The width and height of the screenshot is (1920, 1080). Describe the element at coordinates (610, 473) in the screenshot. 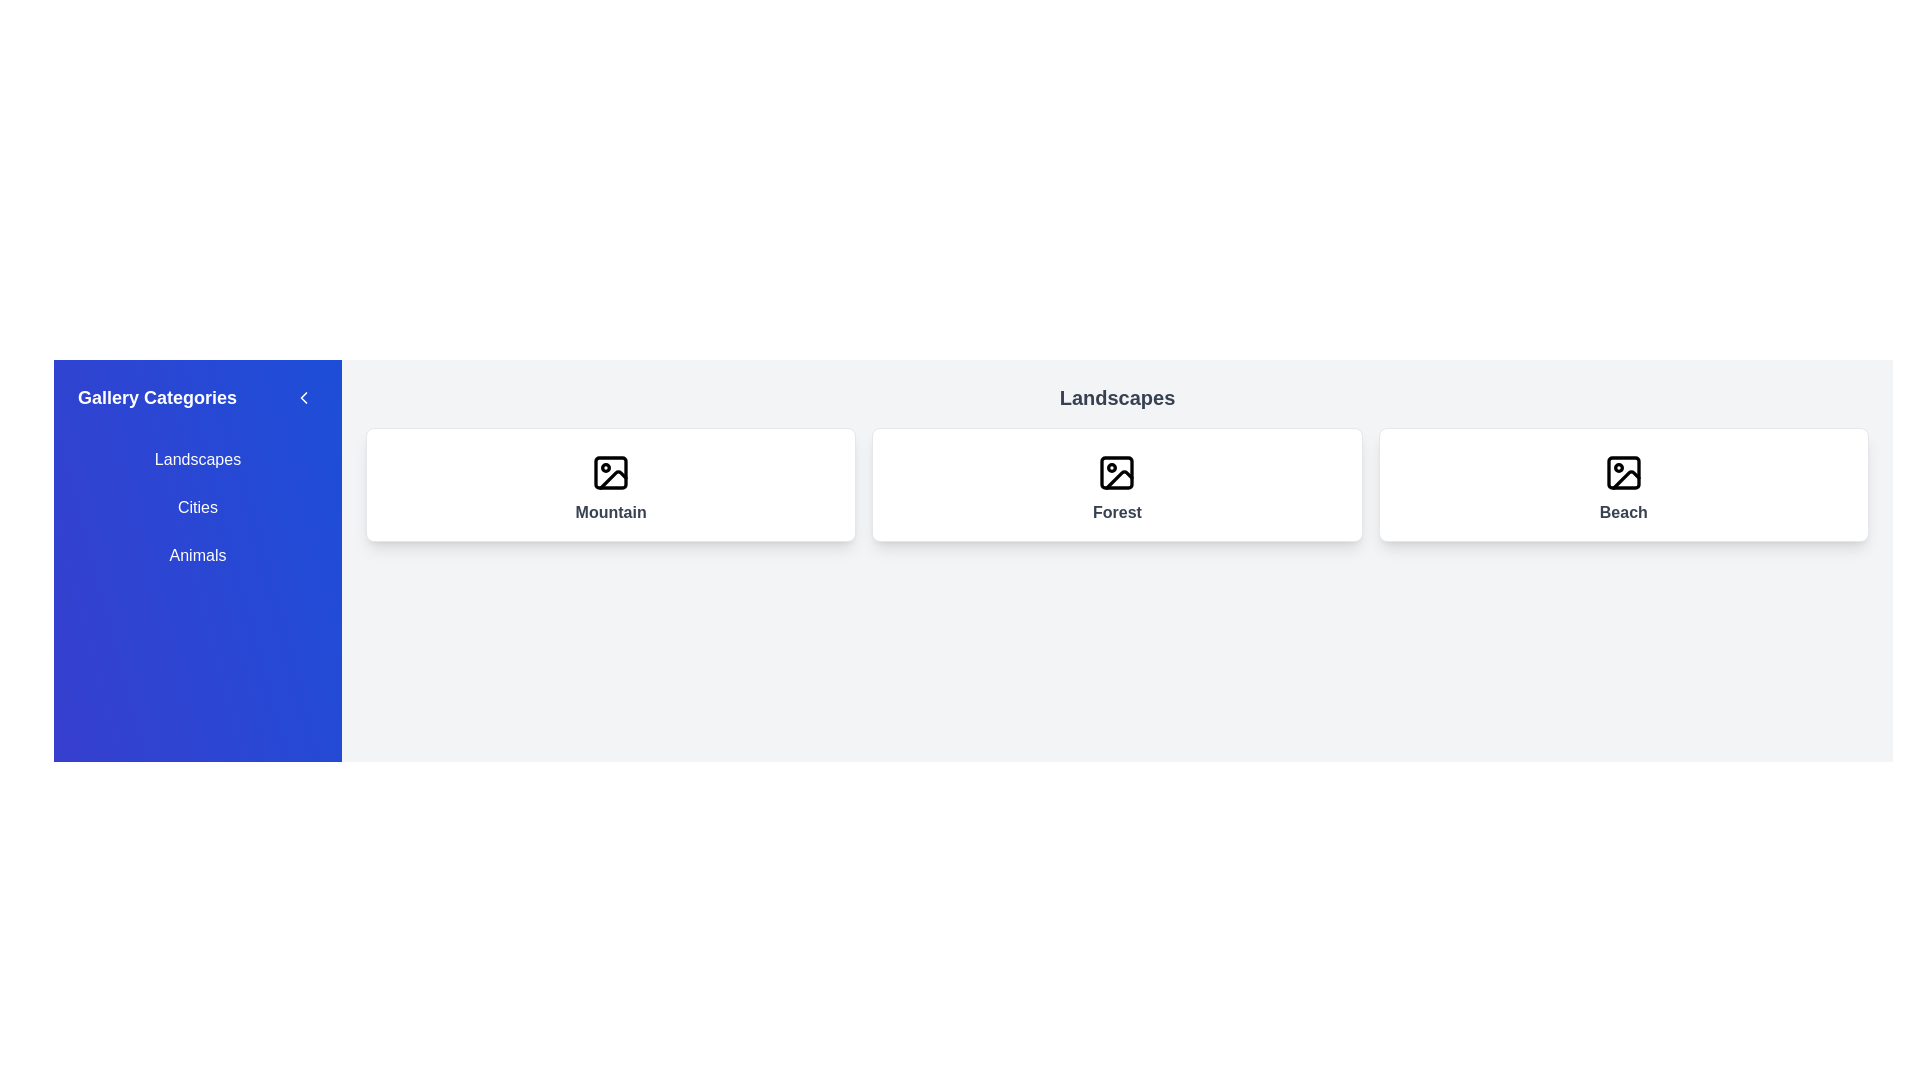

I see `the 'Mountain' SVG icon which represents the landscape category, centered within the first card of three cards in a horizontal row` at that location.